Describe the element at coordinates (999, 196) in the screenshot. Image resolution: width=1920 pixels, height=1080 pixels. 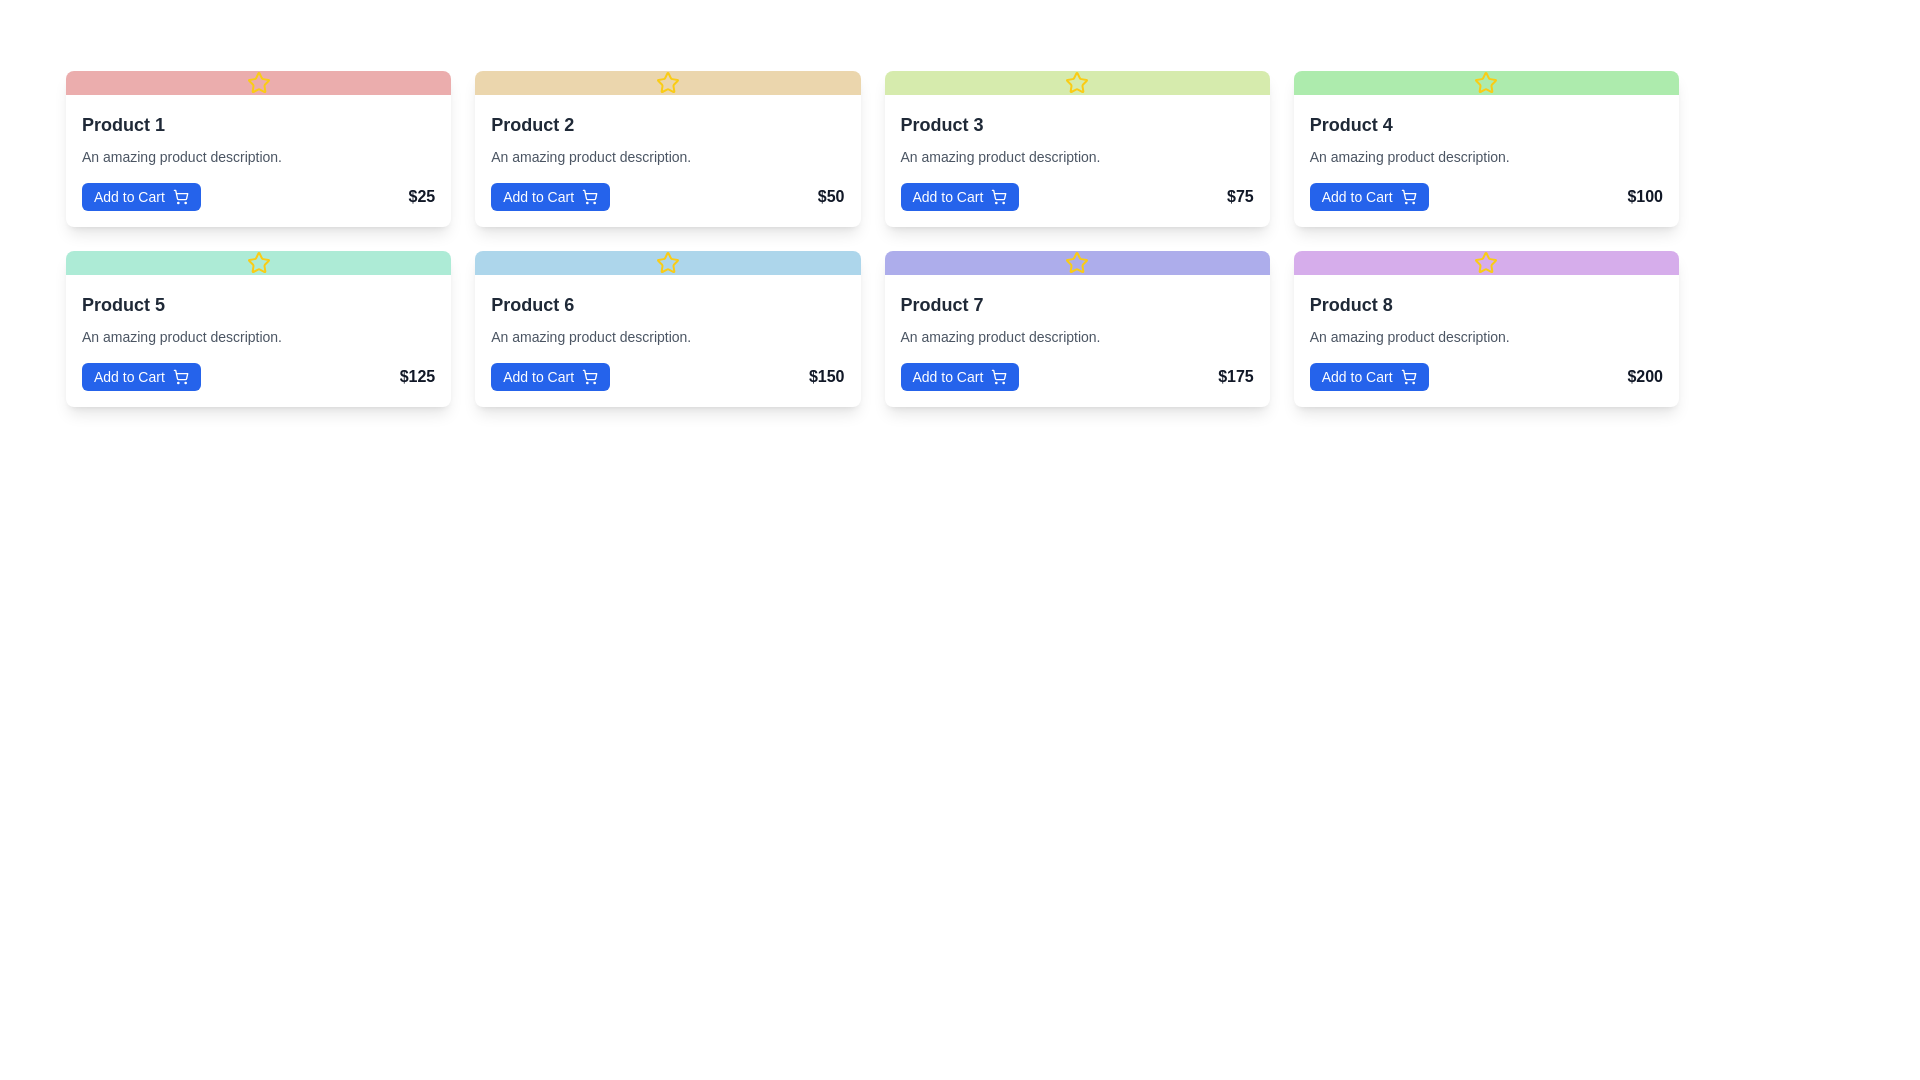
I see `the light blue shopping cart icon next to the 'Add to Cart' button for Product 3 to initiate adding to cart` at that location.